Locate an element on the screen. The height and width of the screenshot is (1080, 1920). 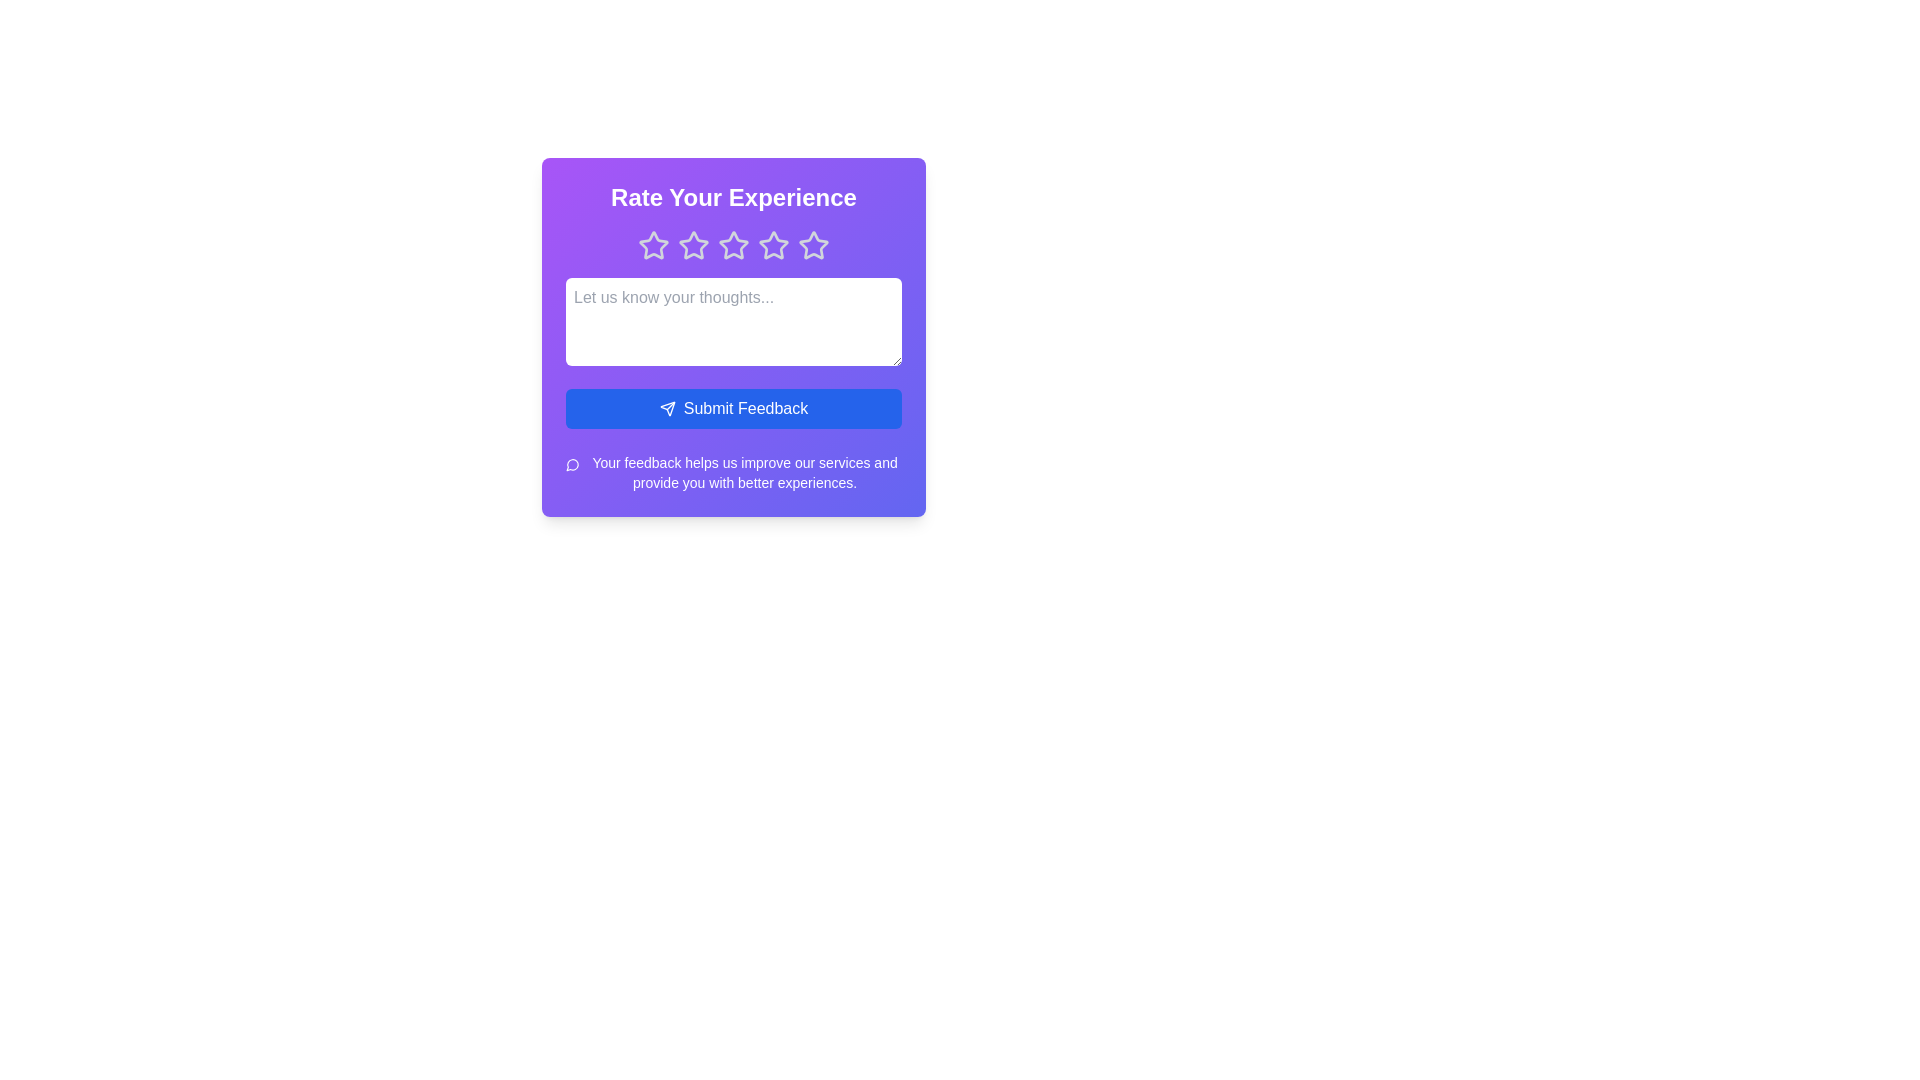
the third star-shaped icon with a purple background and gray outline in the rating system is located at coordinates (772, 244).